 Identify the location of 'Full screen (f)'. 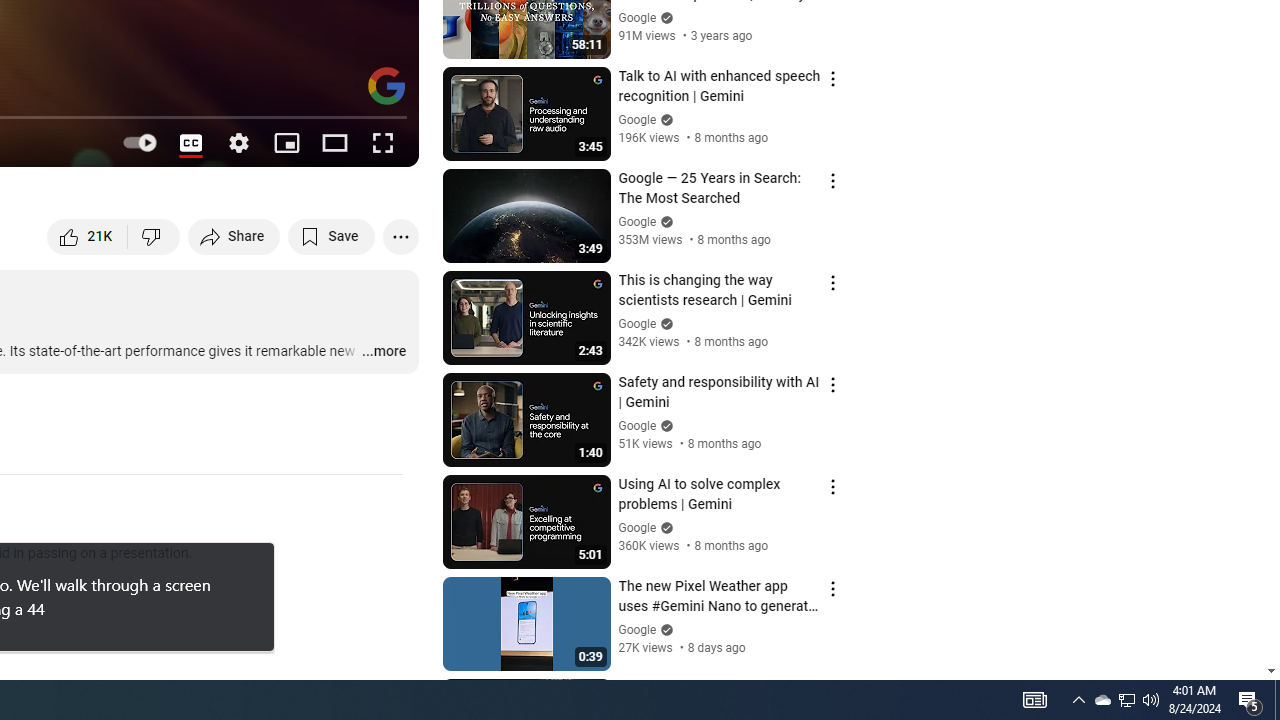
(382, 141).